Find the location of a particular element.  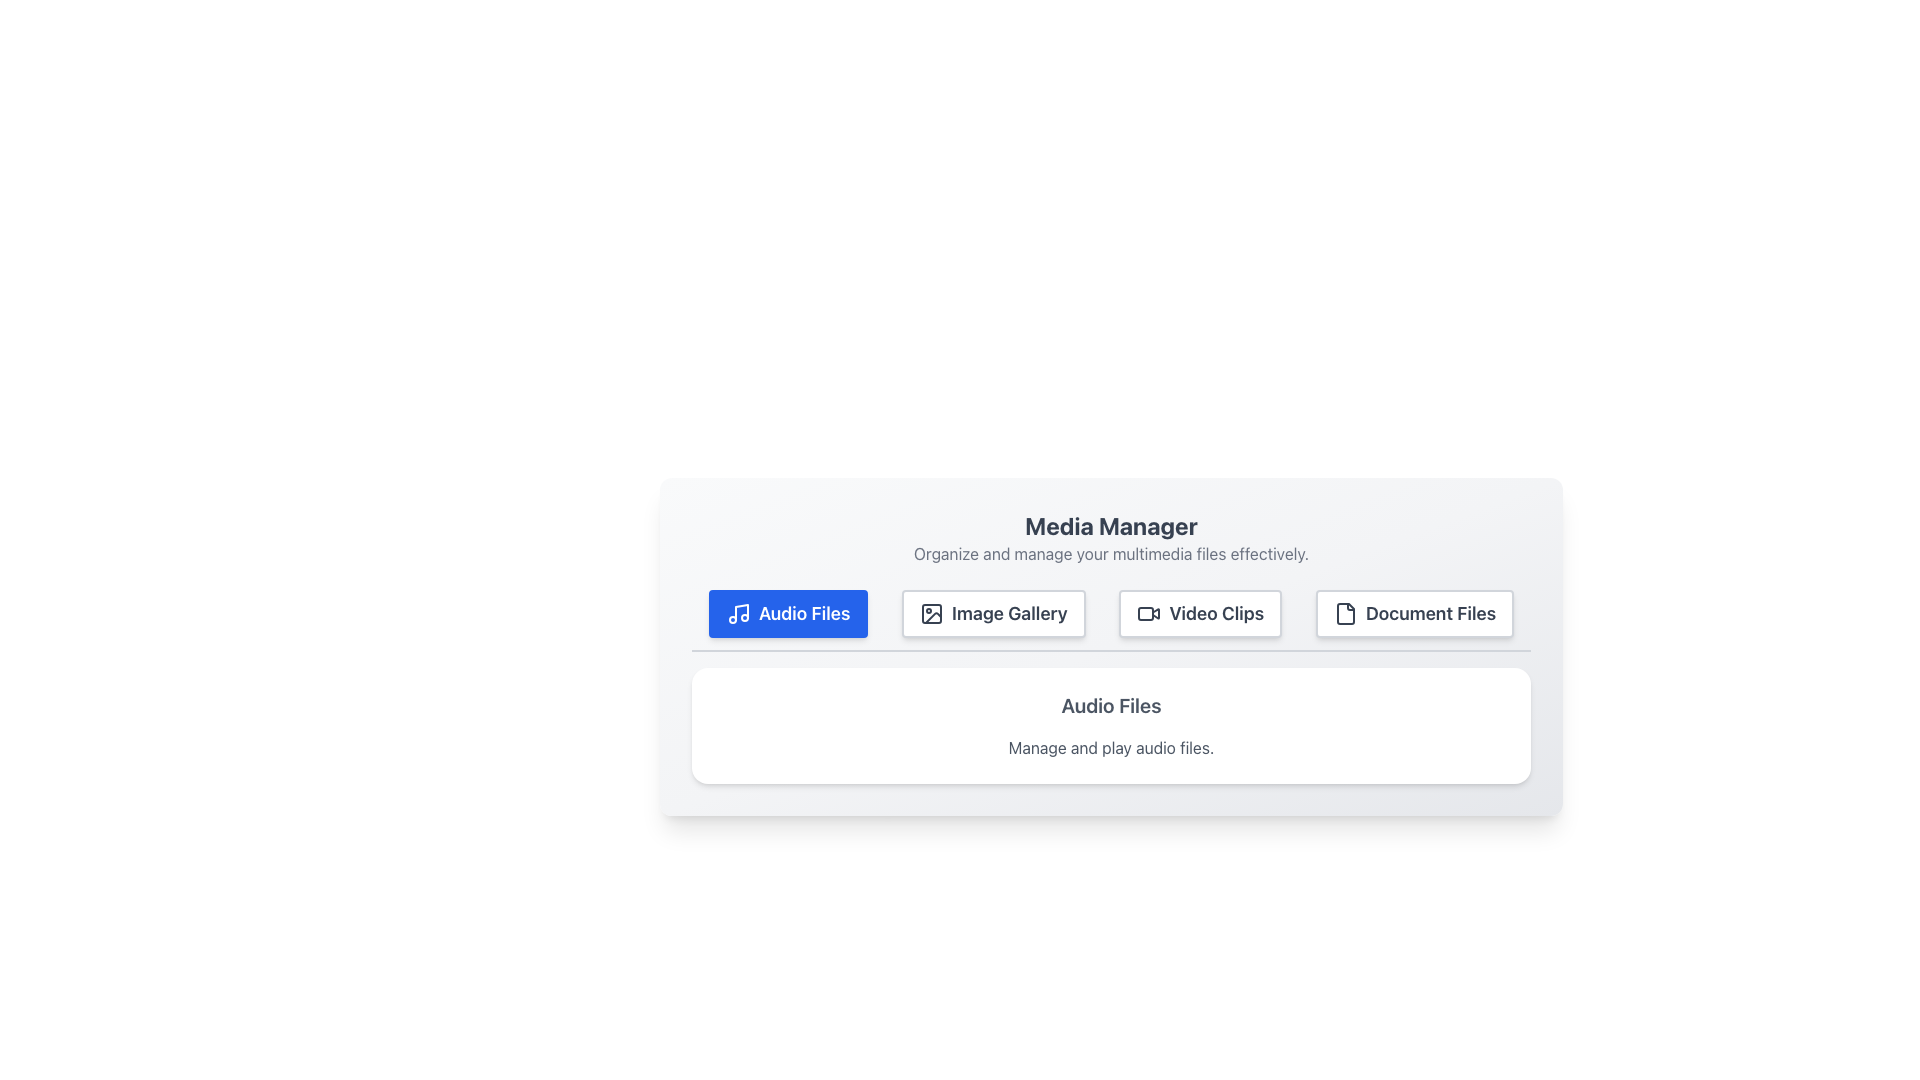

text 'Manage and play audio files.' located in a white rectangular block below the bold title 'Audio Files' is located at coordinates (1110, 748).